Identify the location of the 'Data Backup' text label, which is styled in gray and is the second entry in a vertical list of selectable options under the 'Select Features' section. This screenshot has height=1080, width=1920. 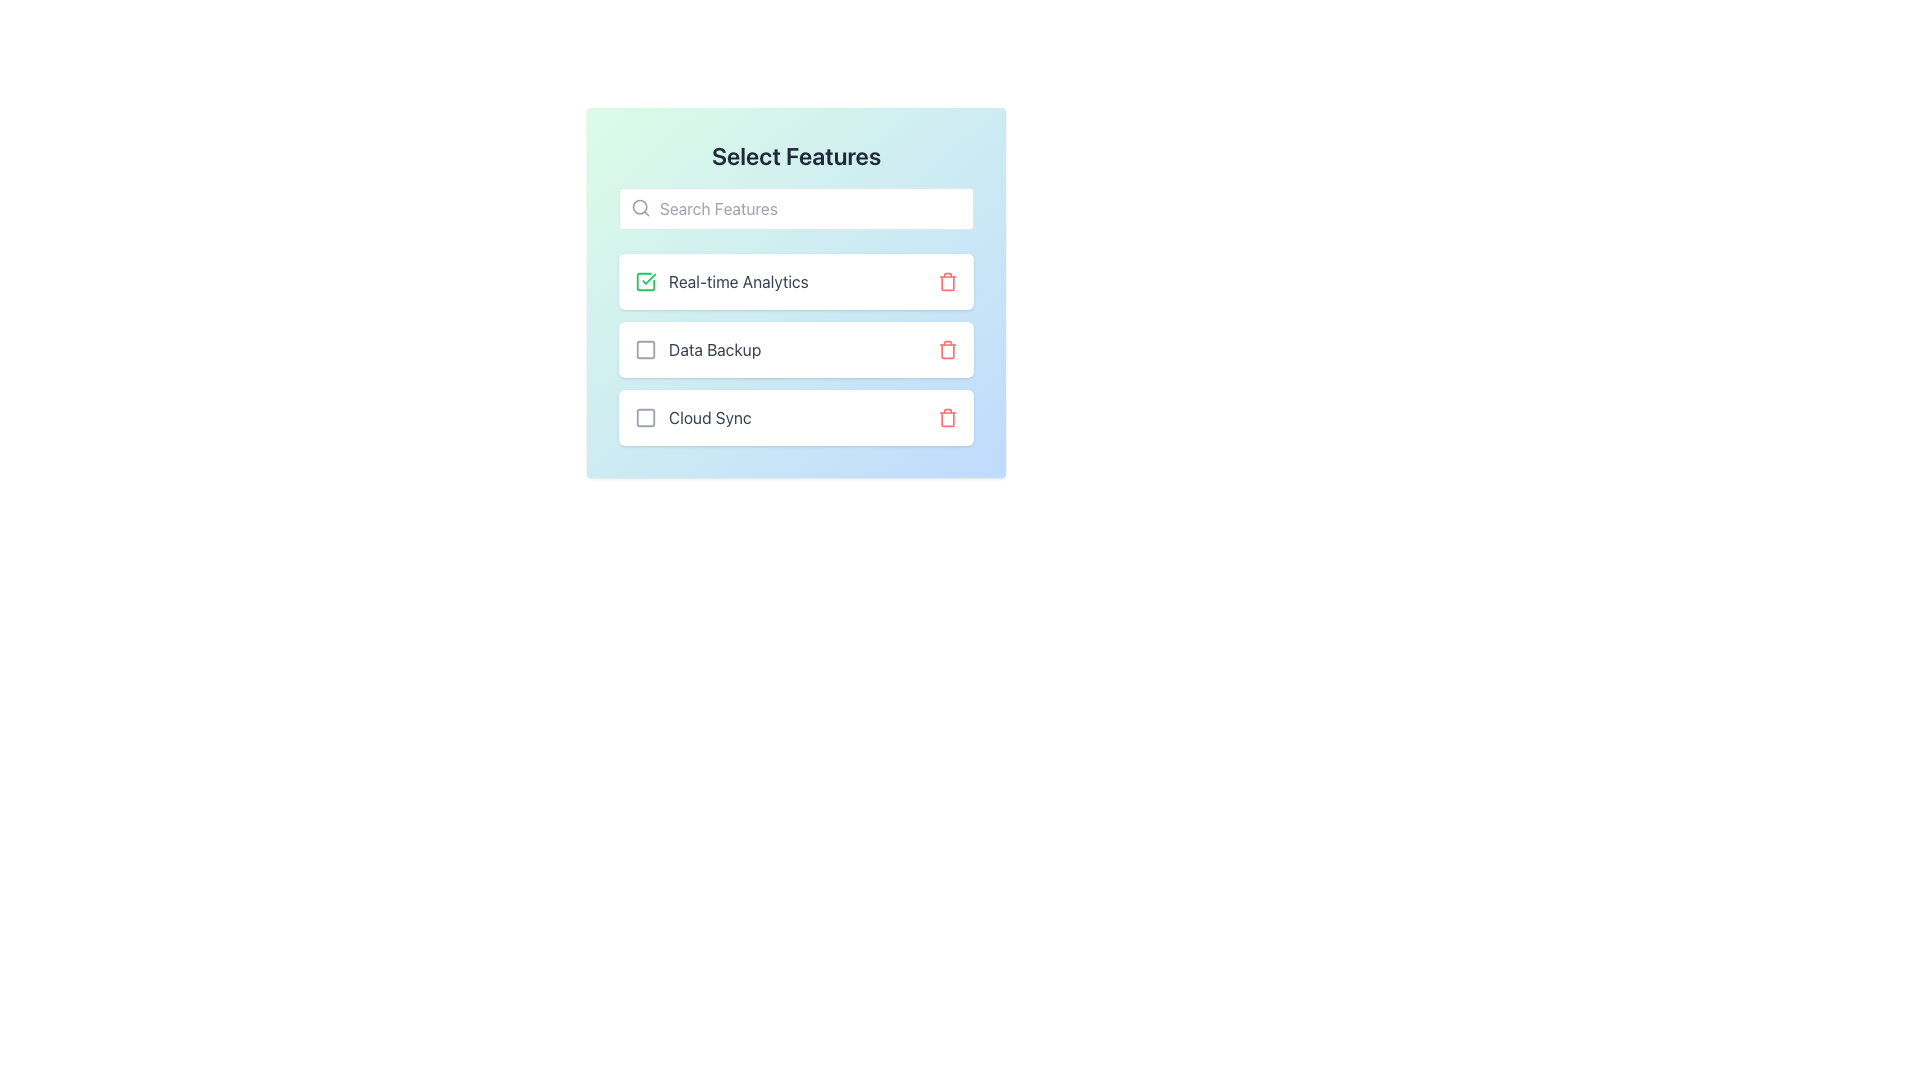
(715, 349).